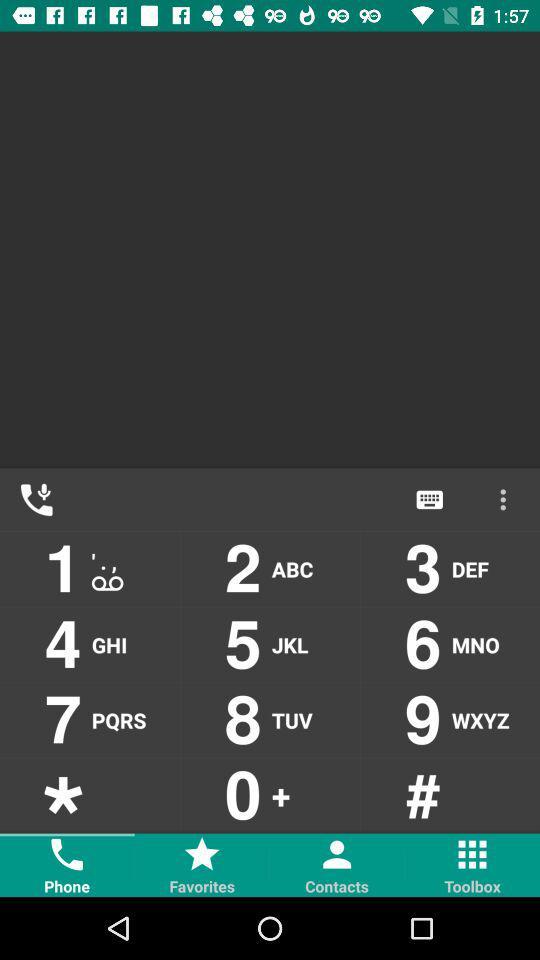 The image size is (540, 960). What do you see at coordinates (502, 498) in the screenshot?
I see `the more icon` at bounding box center [502, 498].